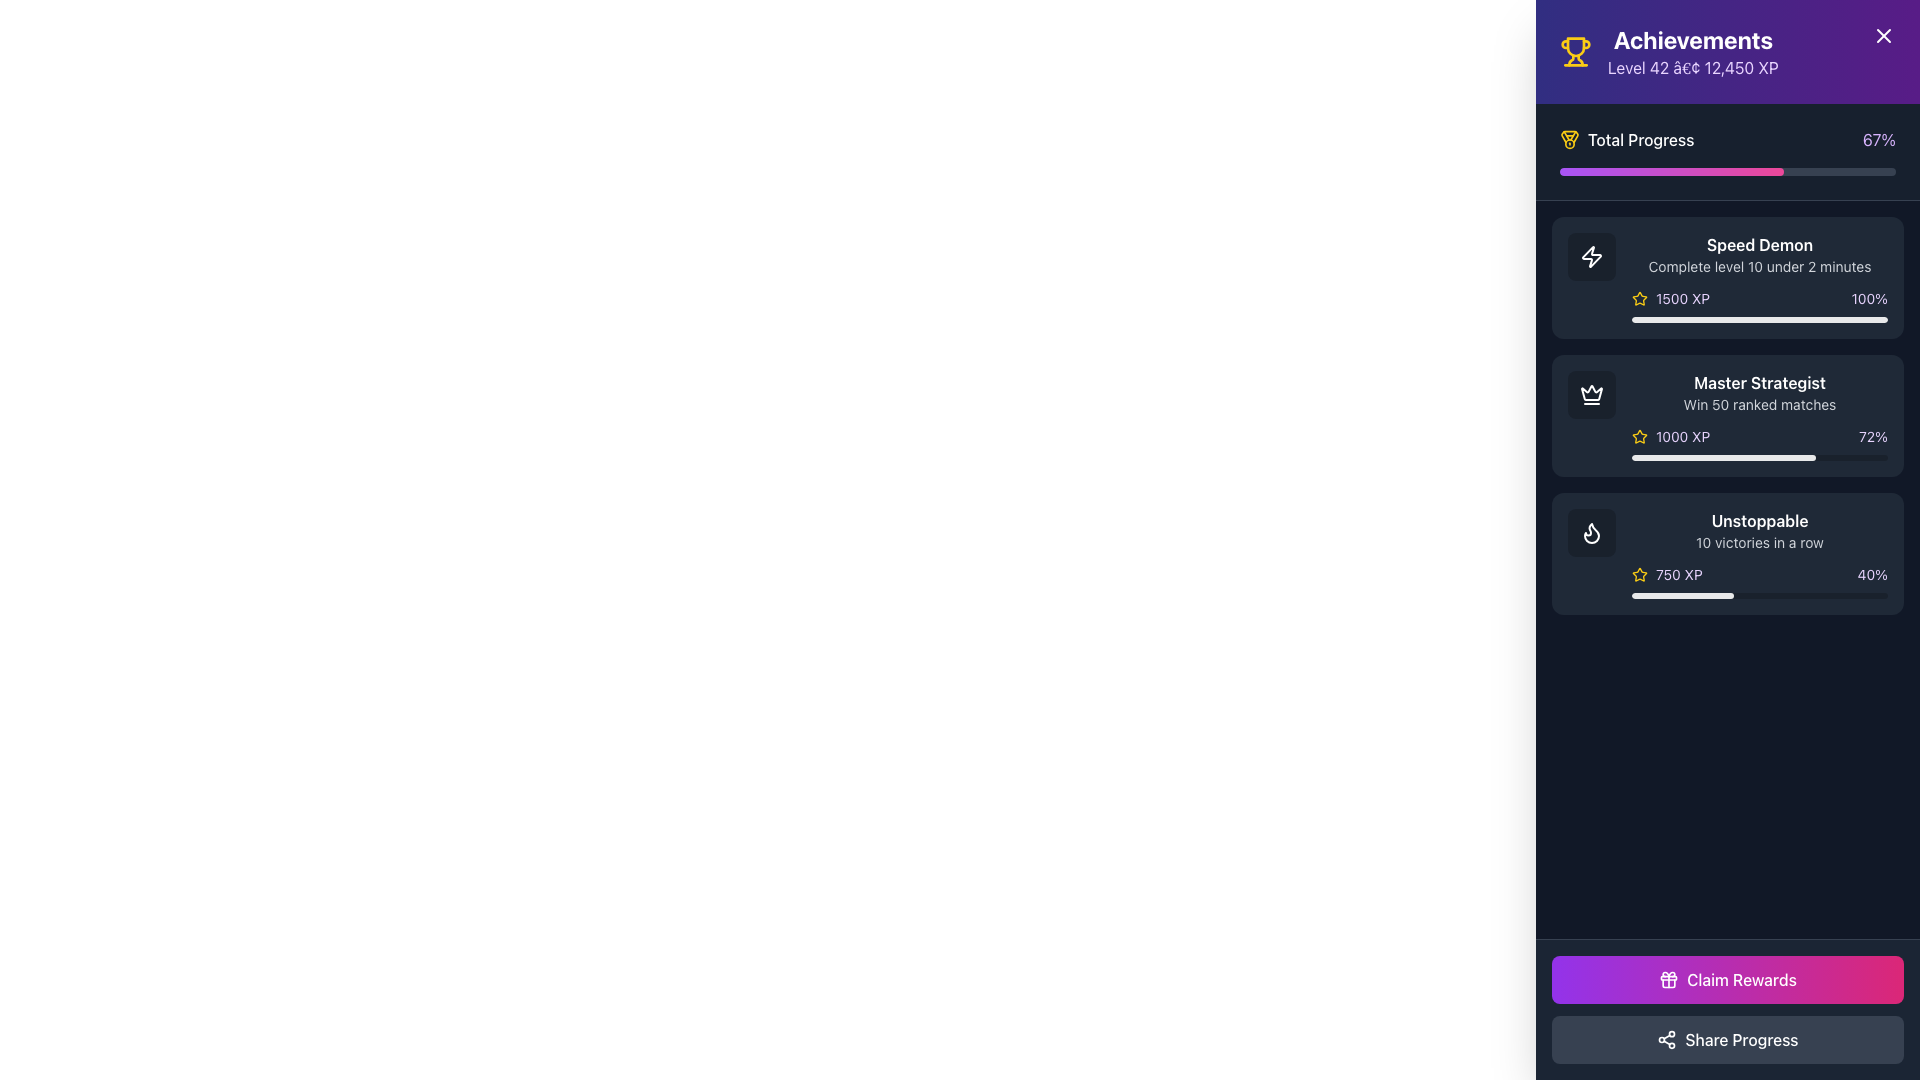 The width and height of the screenshot is (1920, 1080). Describe the element at coordinates (1640, 574) in the screenshot. I see `the star-shaped golden-yellow icon located in the 'Unstoppable' achievement row, to the left of the text '750 XP'` at that location.